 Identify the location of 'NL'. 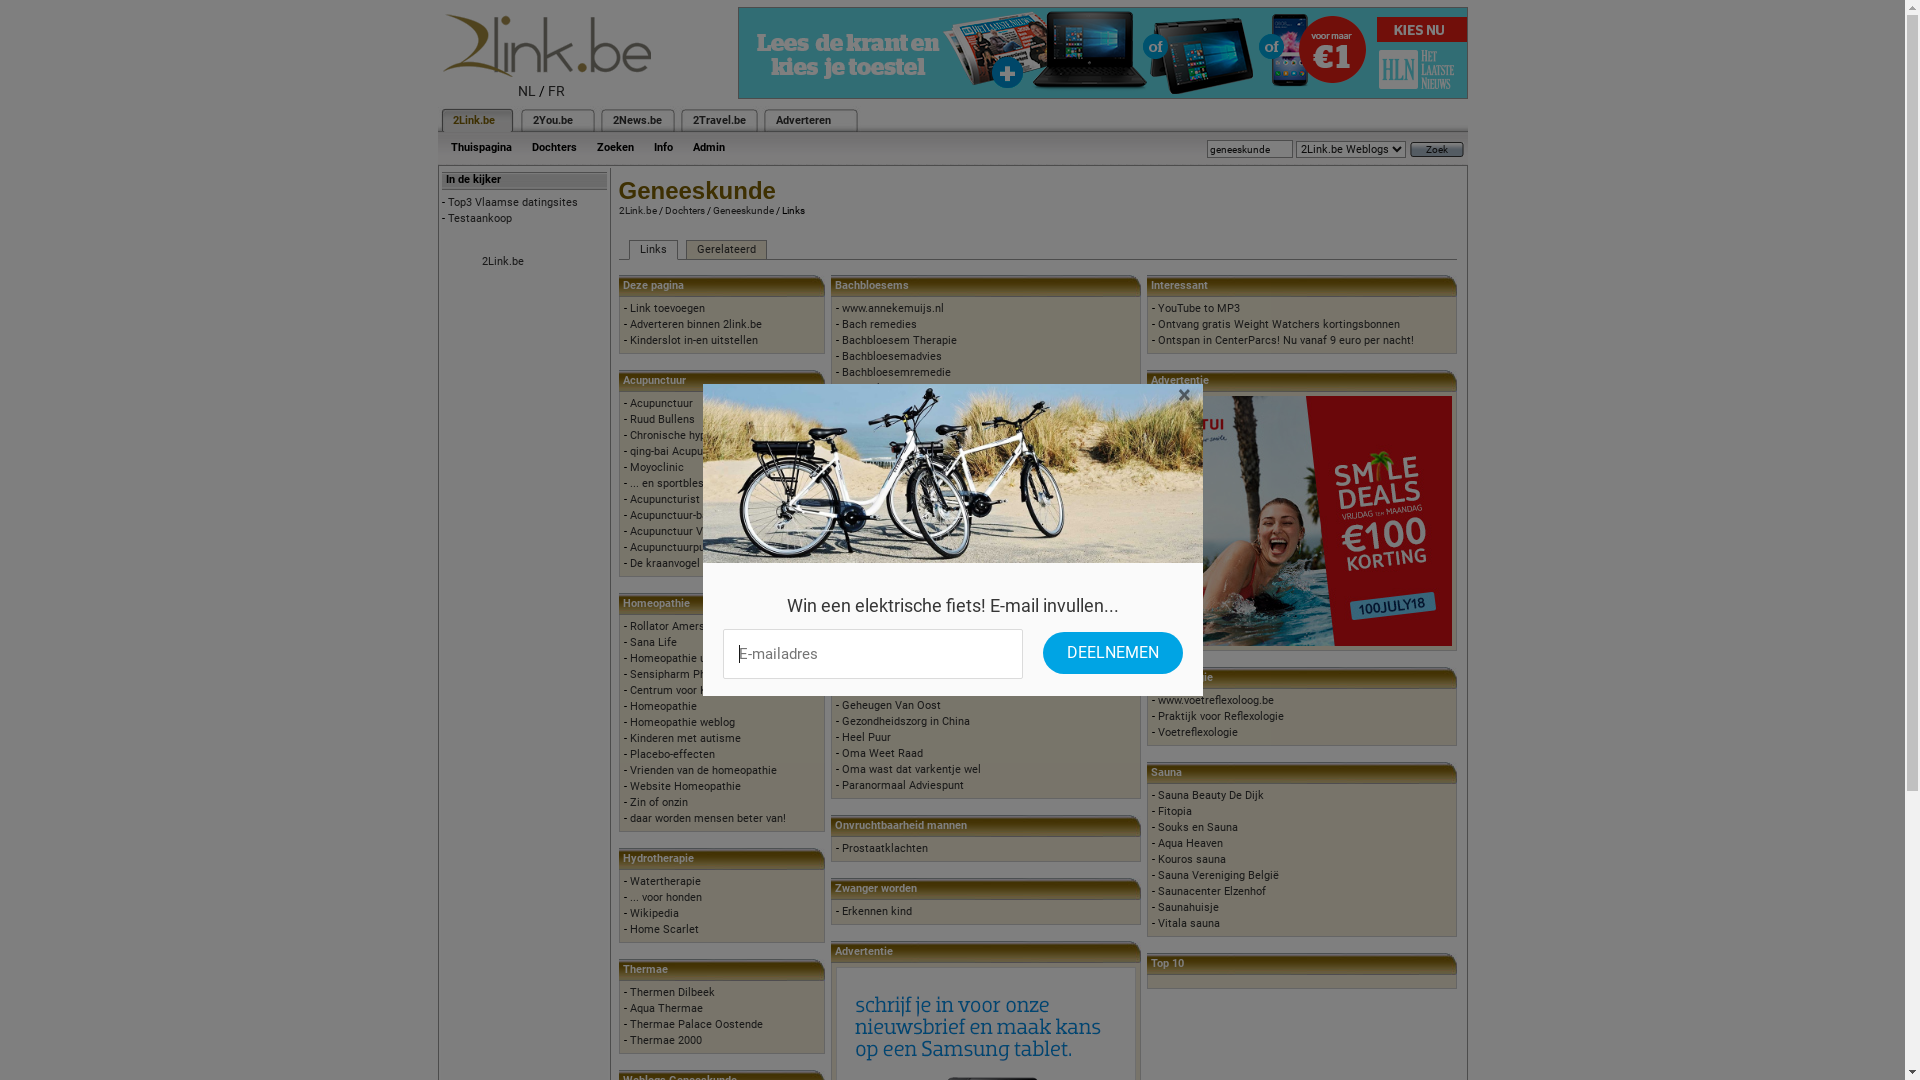
(527, 91).